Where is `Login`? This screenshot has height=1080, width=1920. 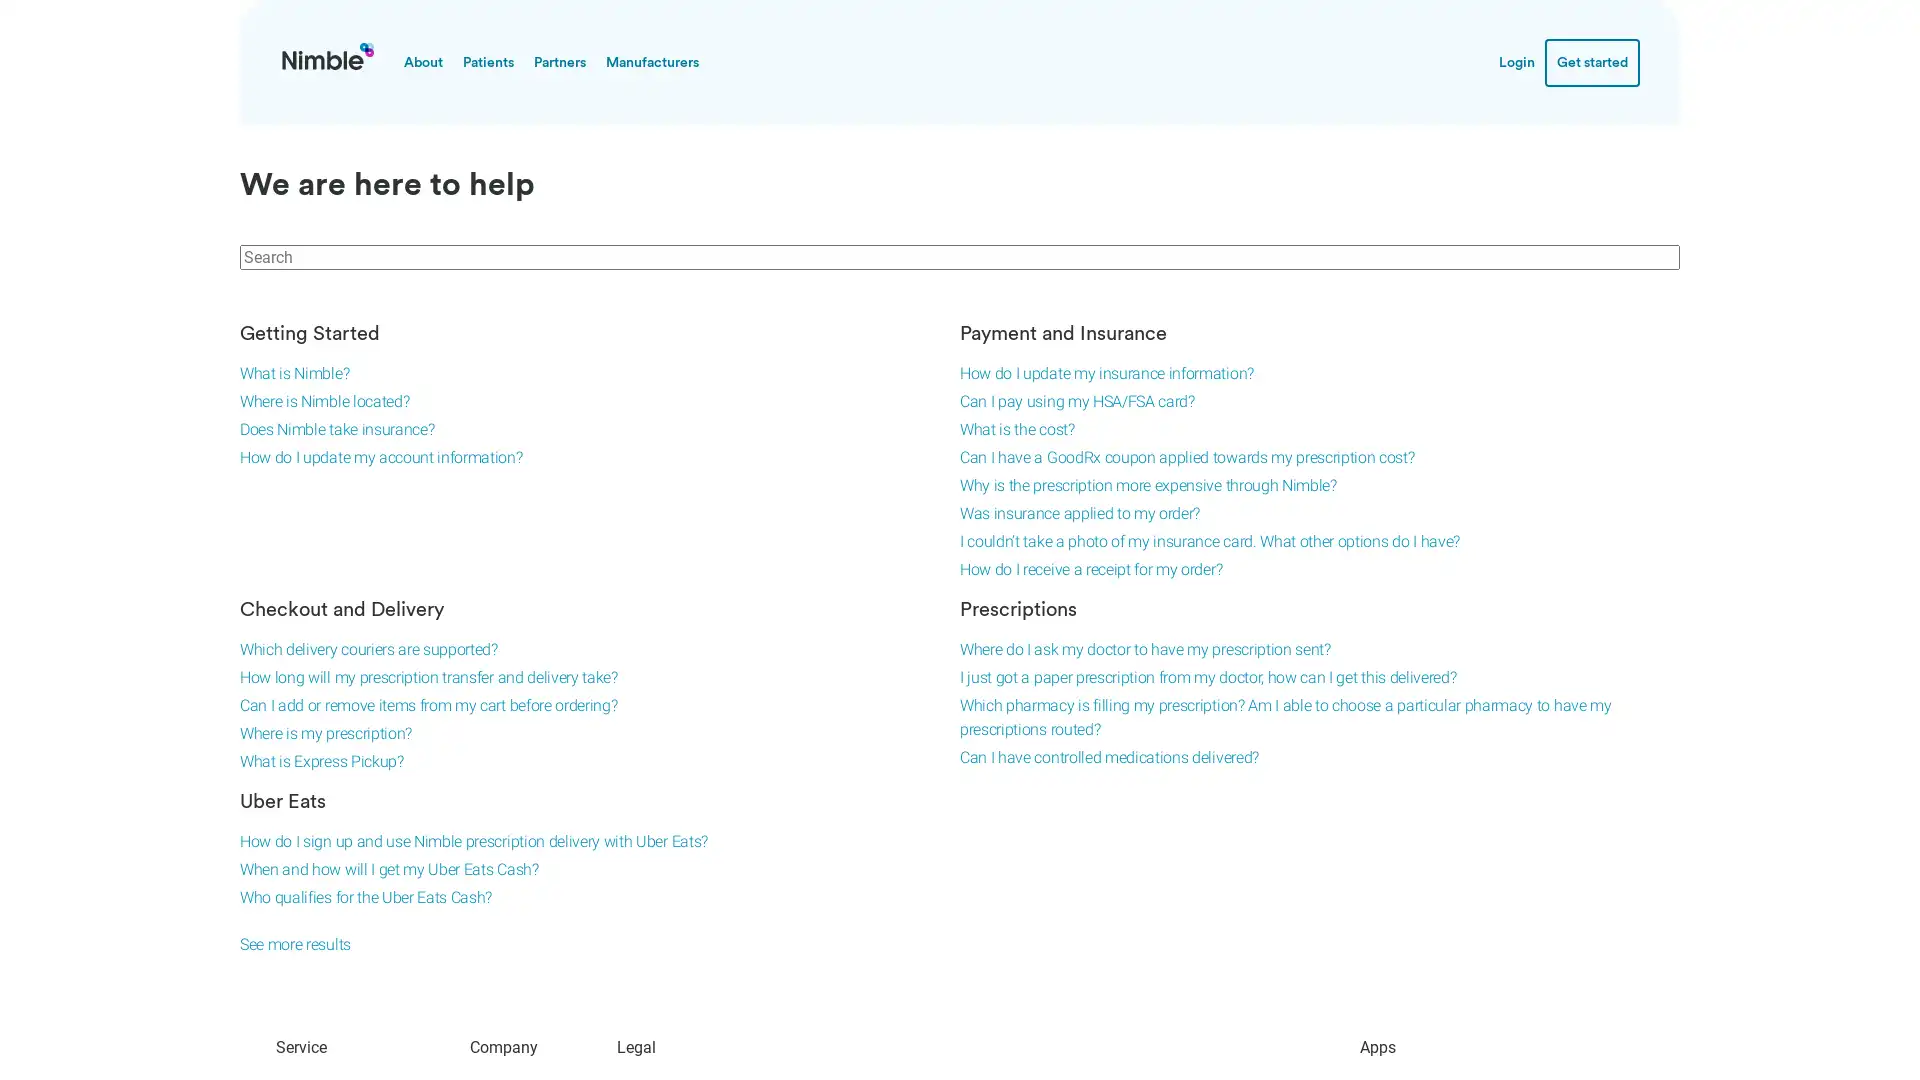 Login is located at coordinates (1516, 60).